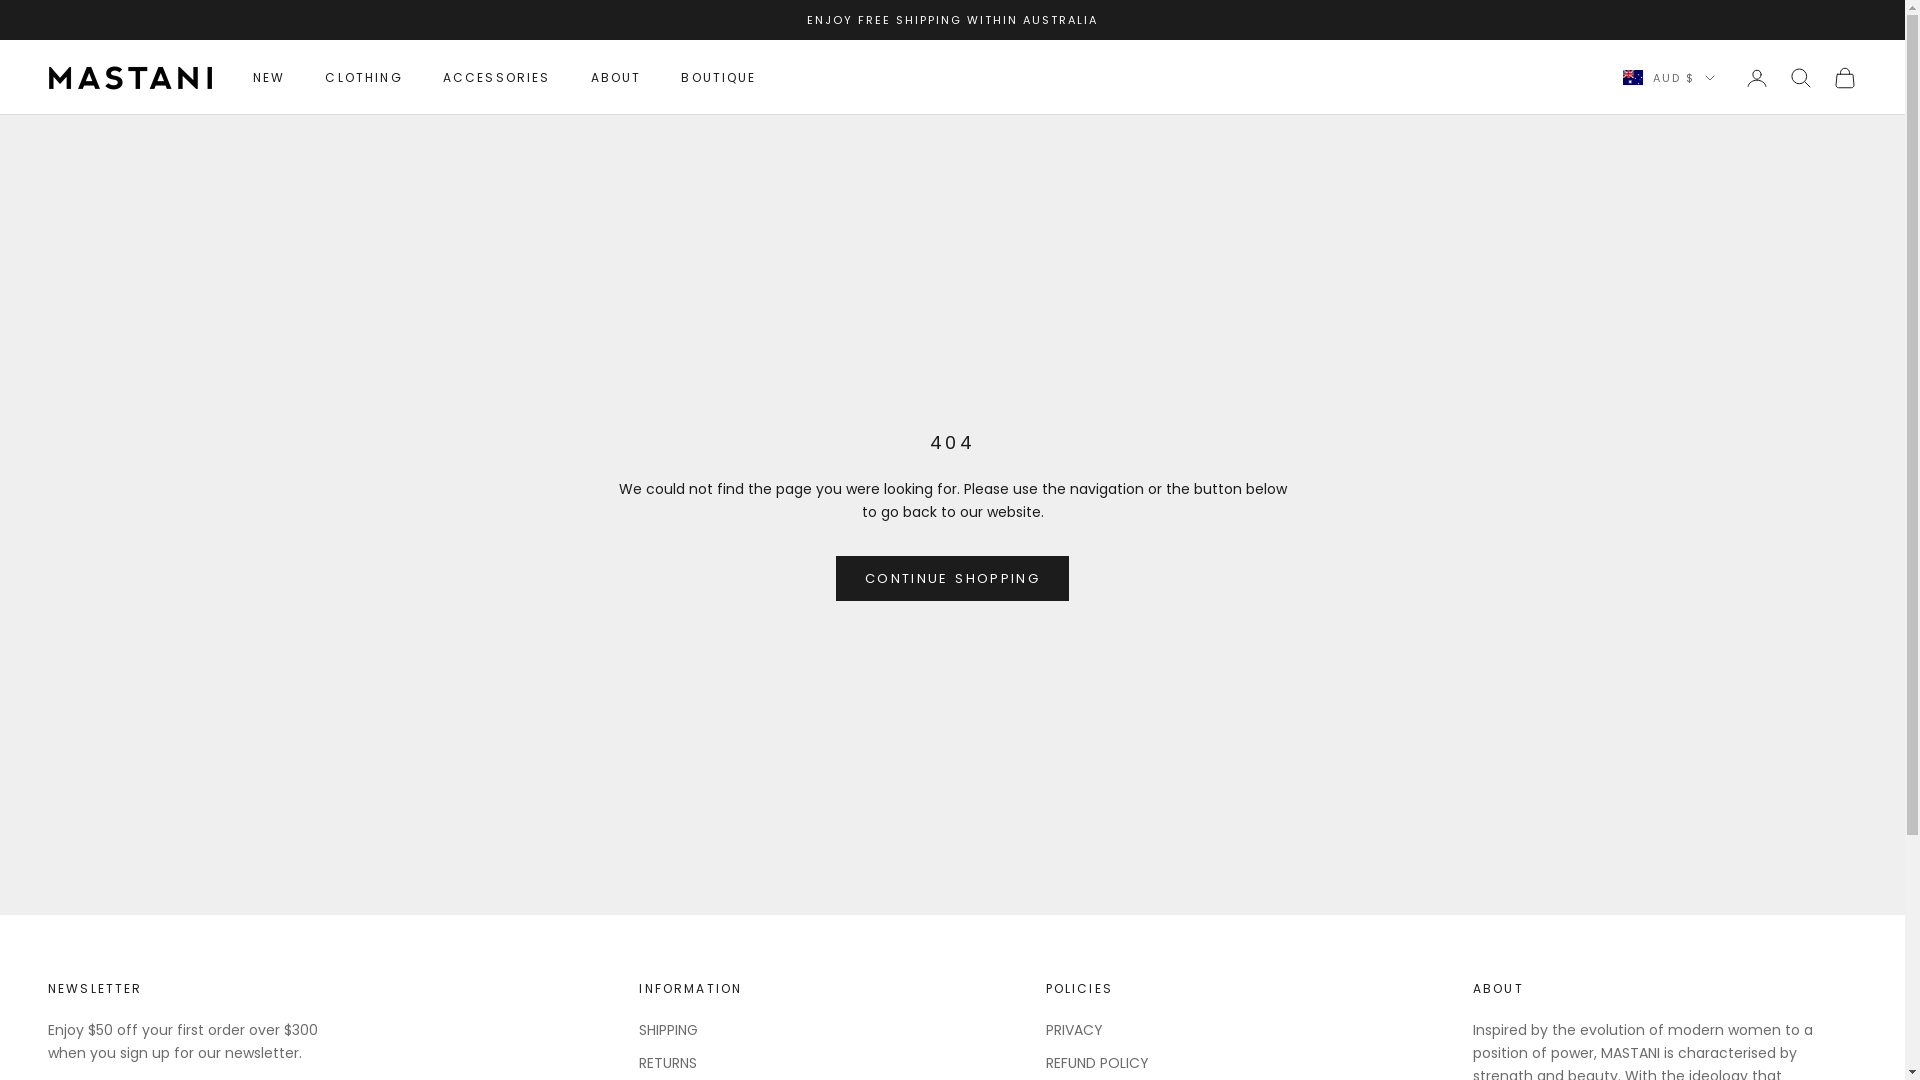 This screenshot has height=1080, width=1920. I want to click on 'Open search', so click(1789, 76).